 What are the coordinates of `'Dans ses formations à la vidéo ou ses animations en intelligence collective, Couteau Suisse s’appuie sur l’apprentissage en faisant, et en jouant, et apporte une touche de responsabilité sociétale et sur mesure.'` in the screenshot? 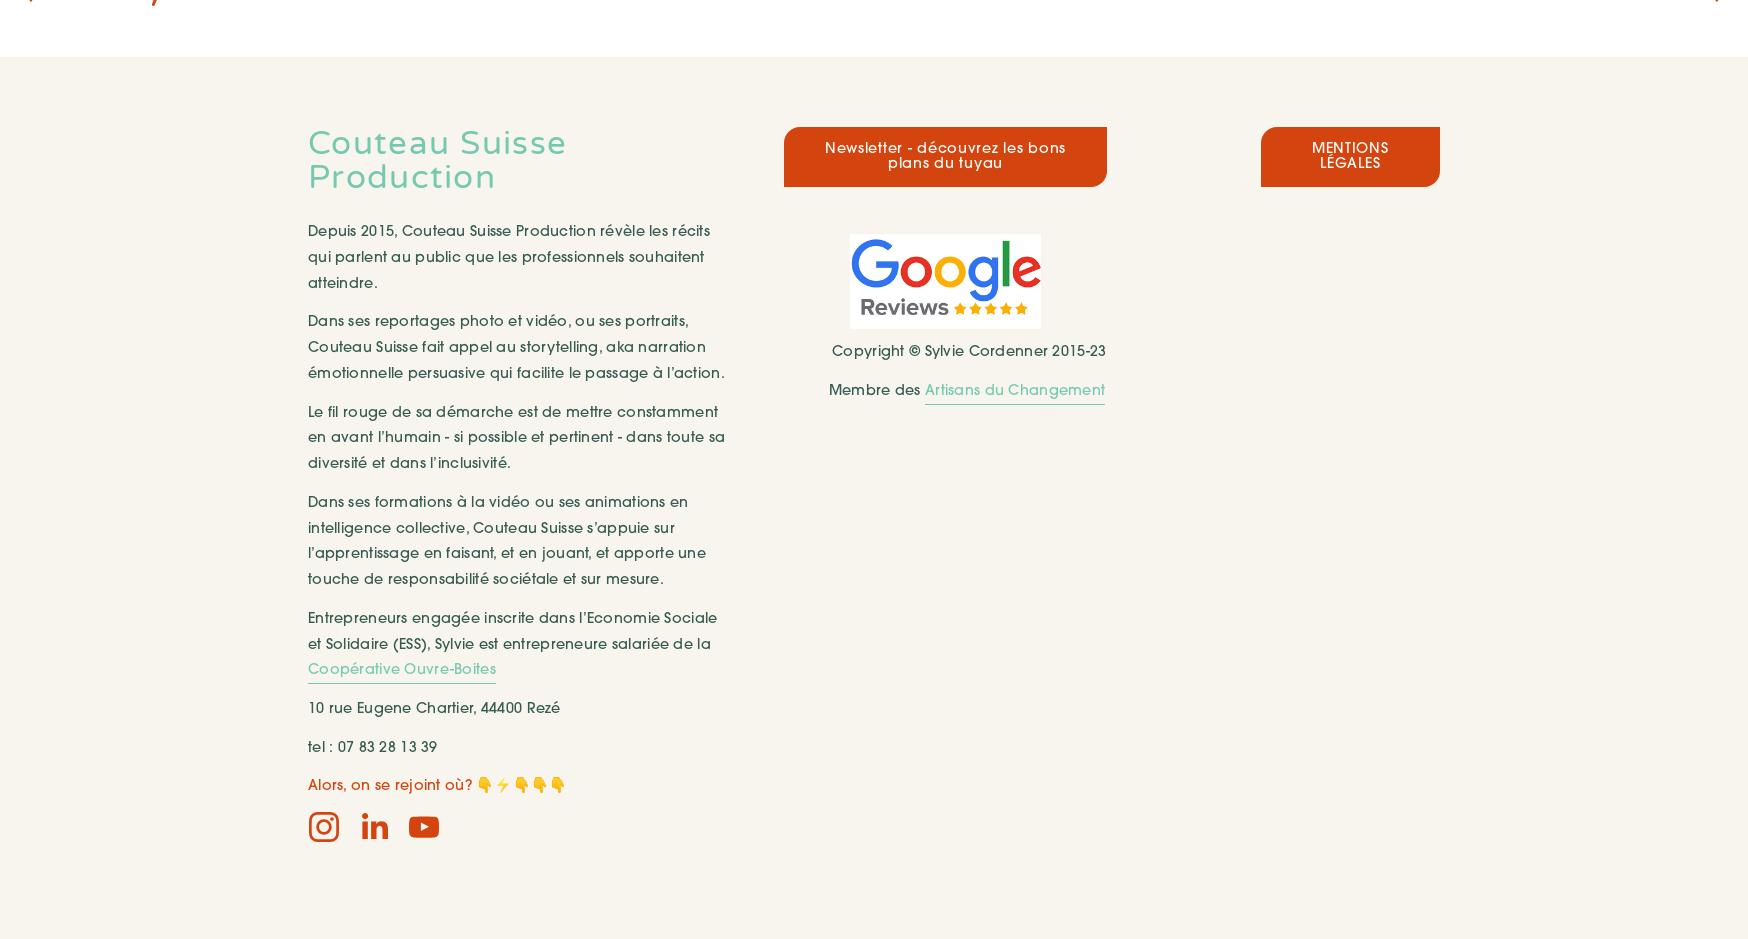 It's located at (508, 541).